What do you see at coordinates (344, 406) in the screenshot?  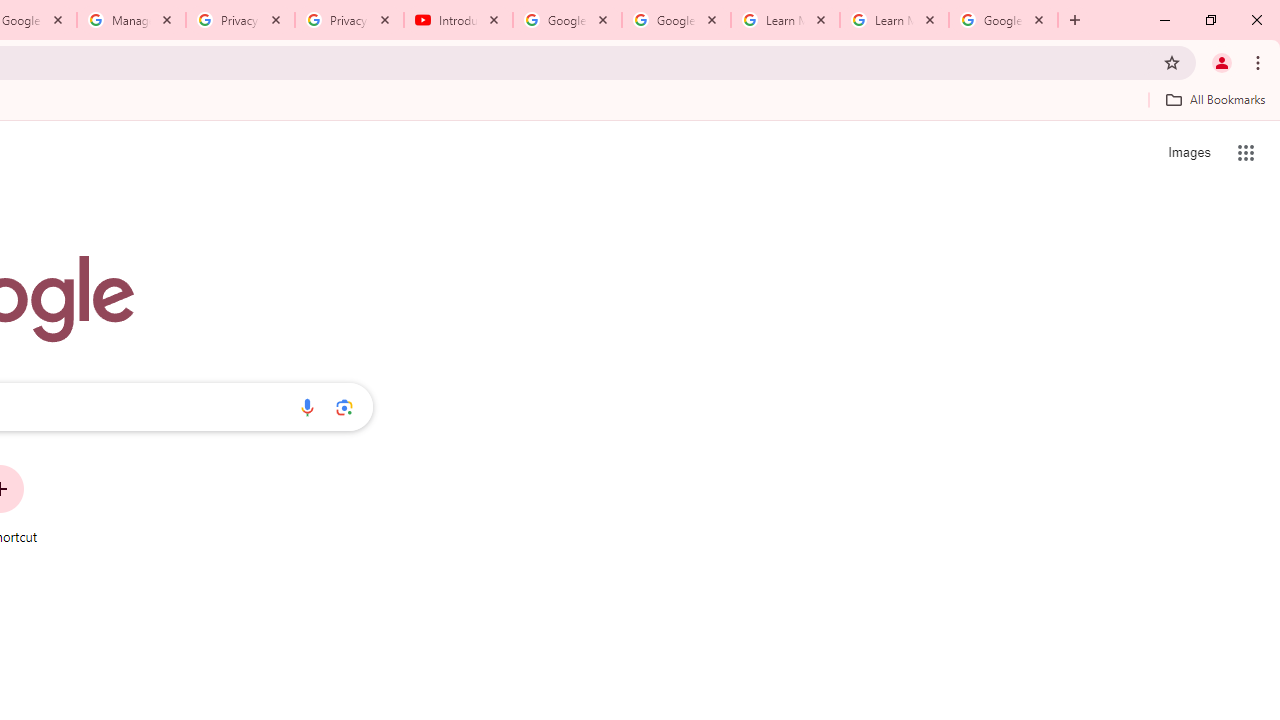 I see `'Search by image'` at bounding box center [344, 406].